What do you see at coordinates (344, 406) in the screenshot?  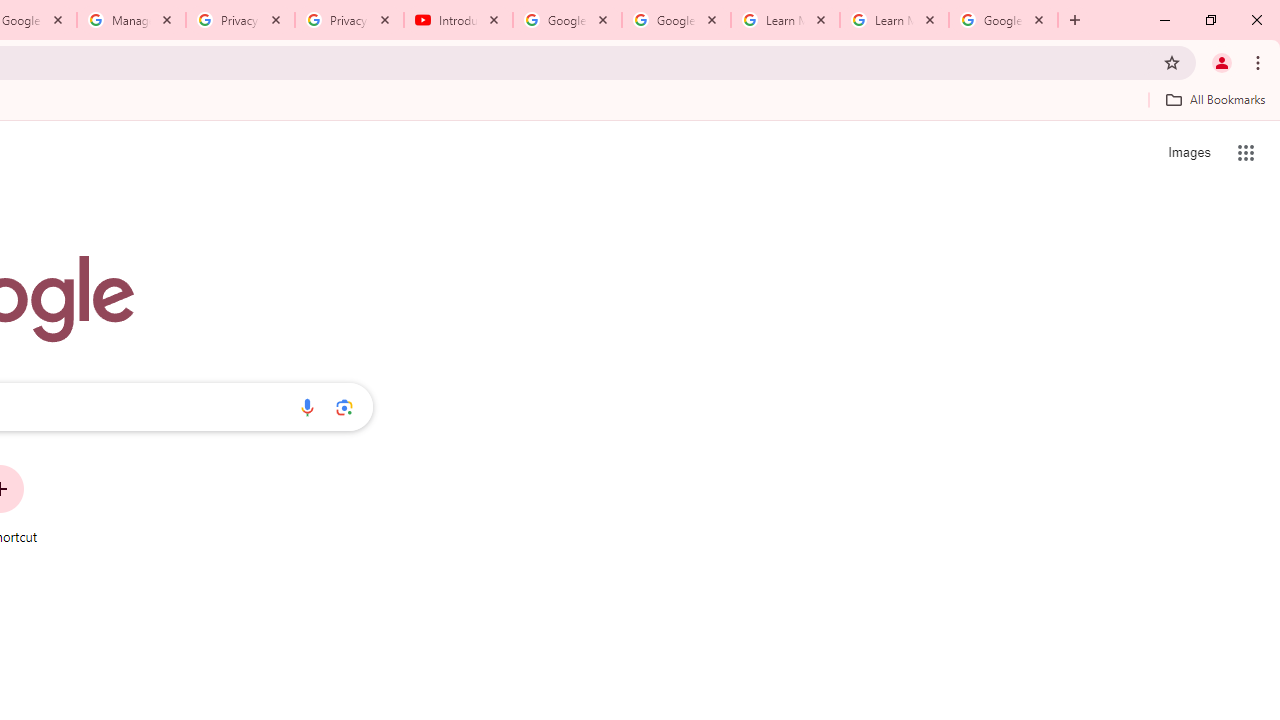 I see `'Search by image'` at bounding box center [344, 406].